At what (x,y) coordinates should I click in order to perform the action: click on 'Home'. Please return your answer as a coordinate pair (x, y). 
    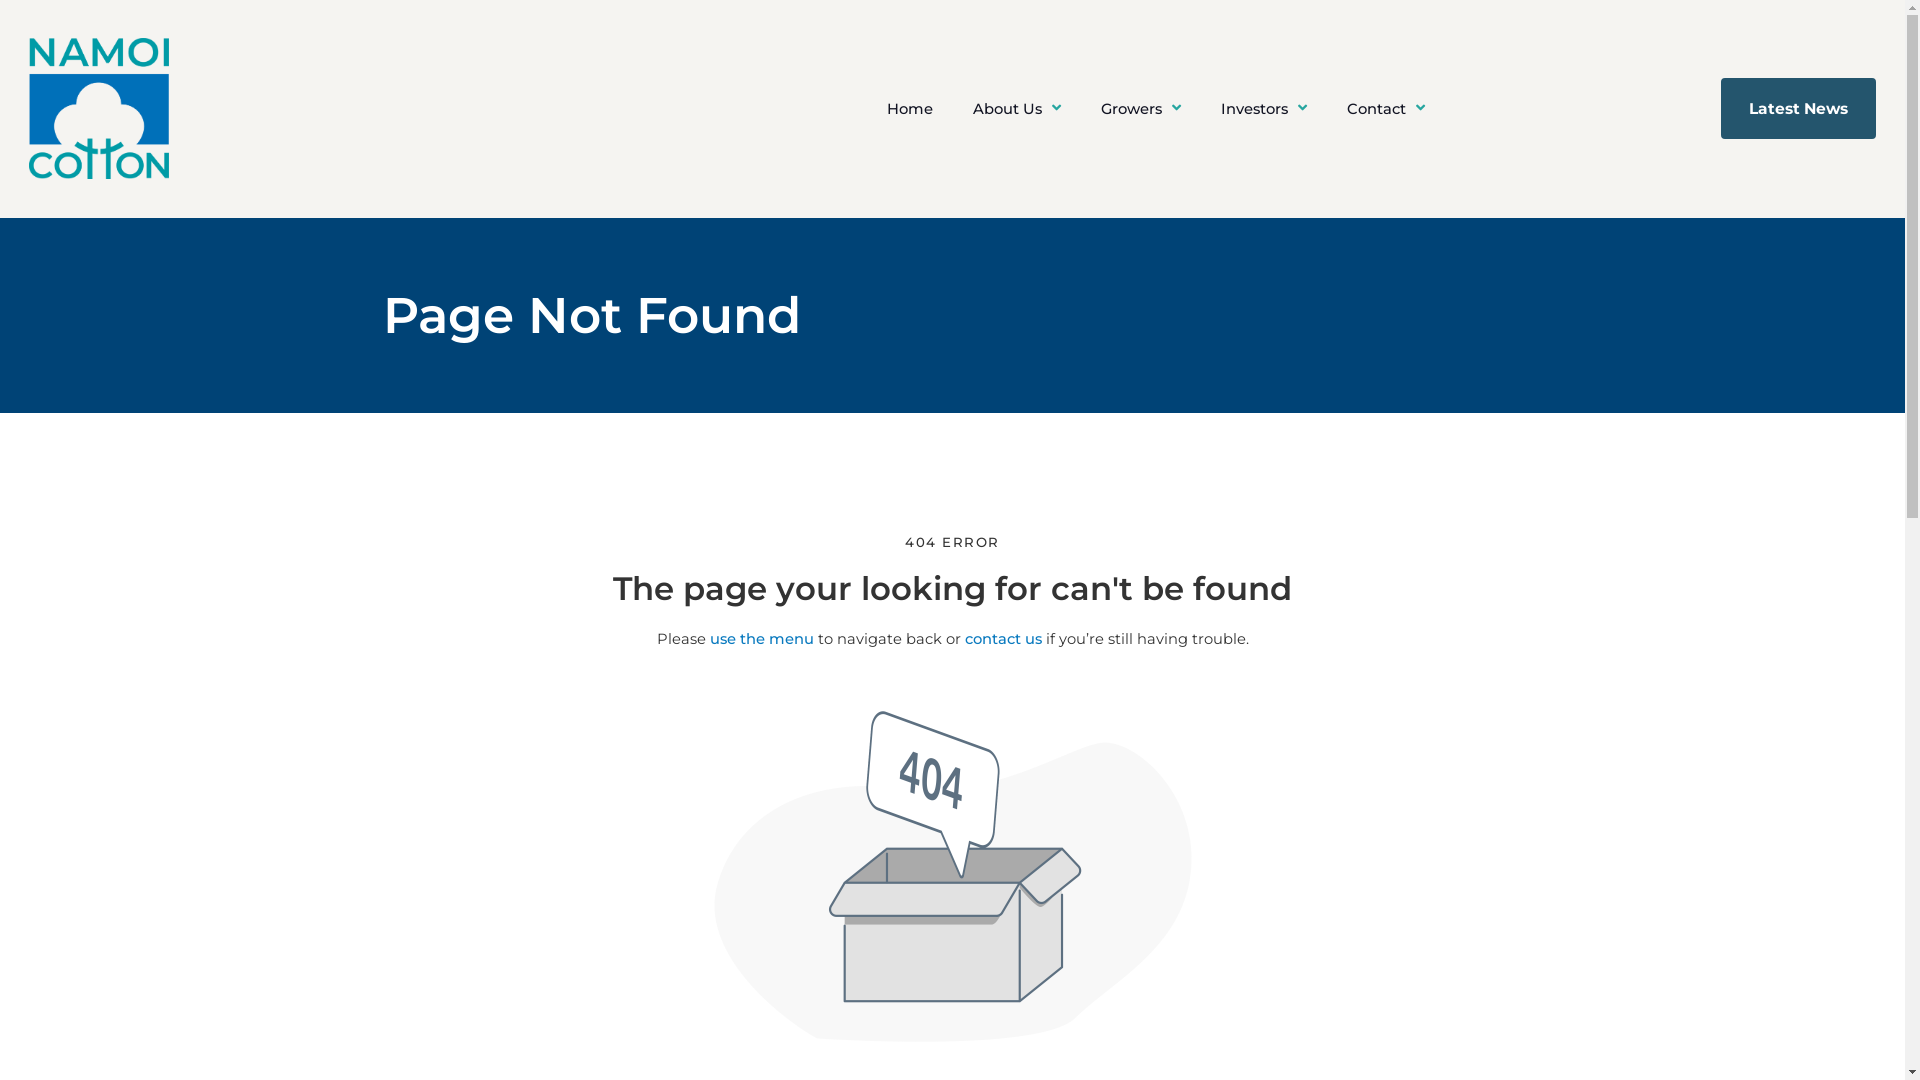
    Looking at the image, I should click on (909, 108).